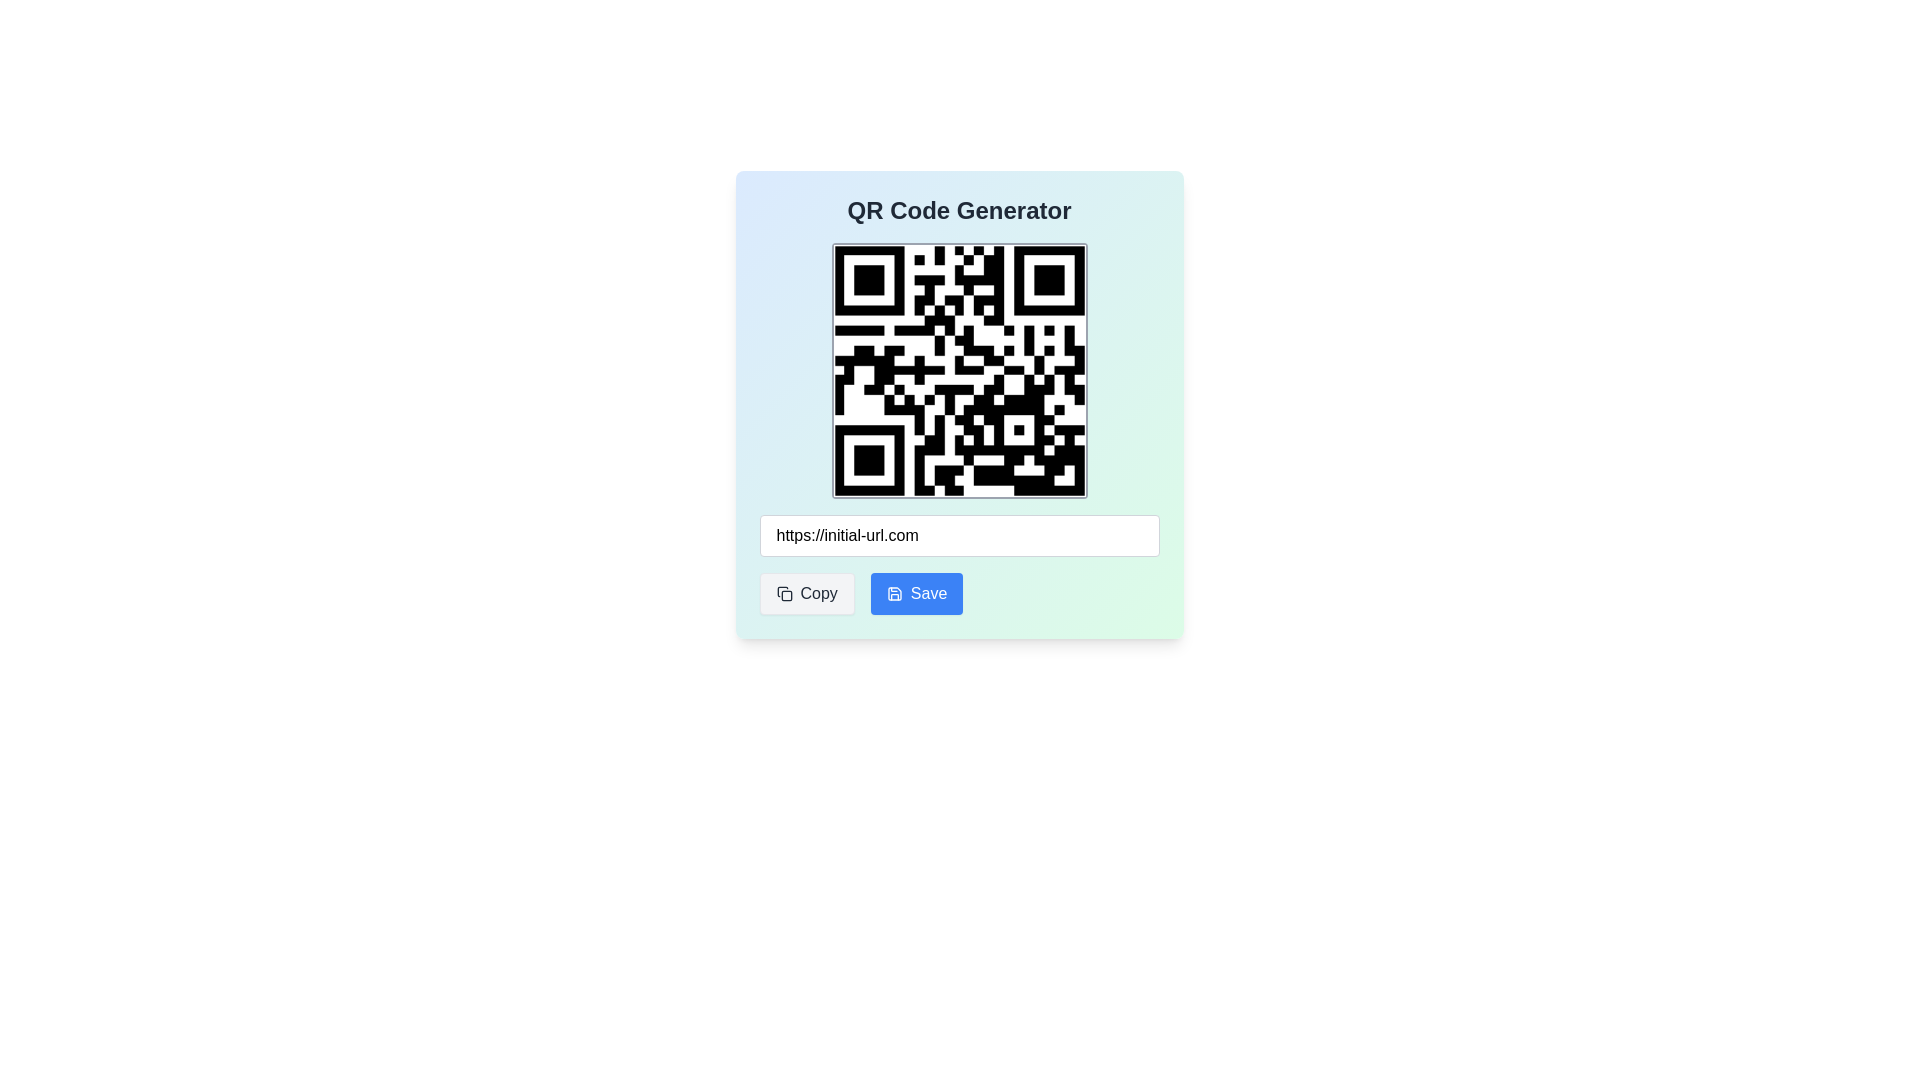  I want to click on the 'Save' button located at the lower-right corner of the card-like interface, which is prominently displayed in white on a blue background, so click(928, 593).